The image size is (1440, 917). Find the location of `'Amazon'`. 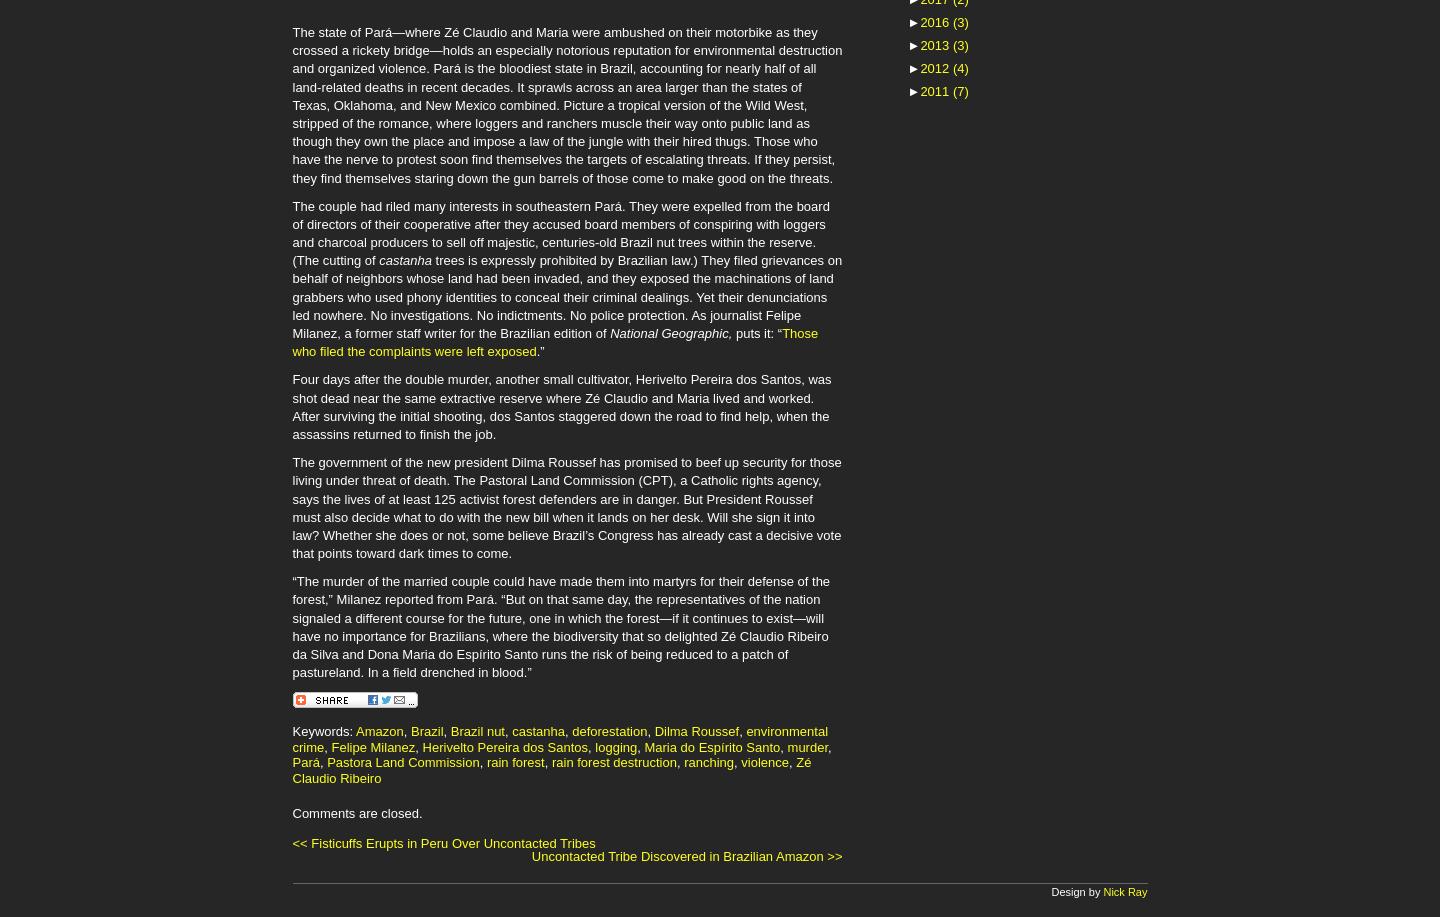

'Amazon' is located at coordinates (355, 729).